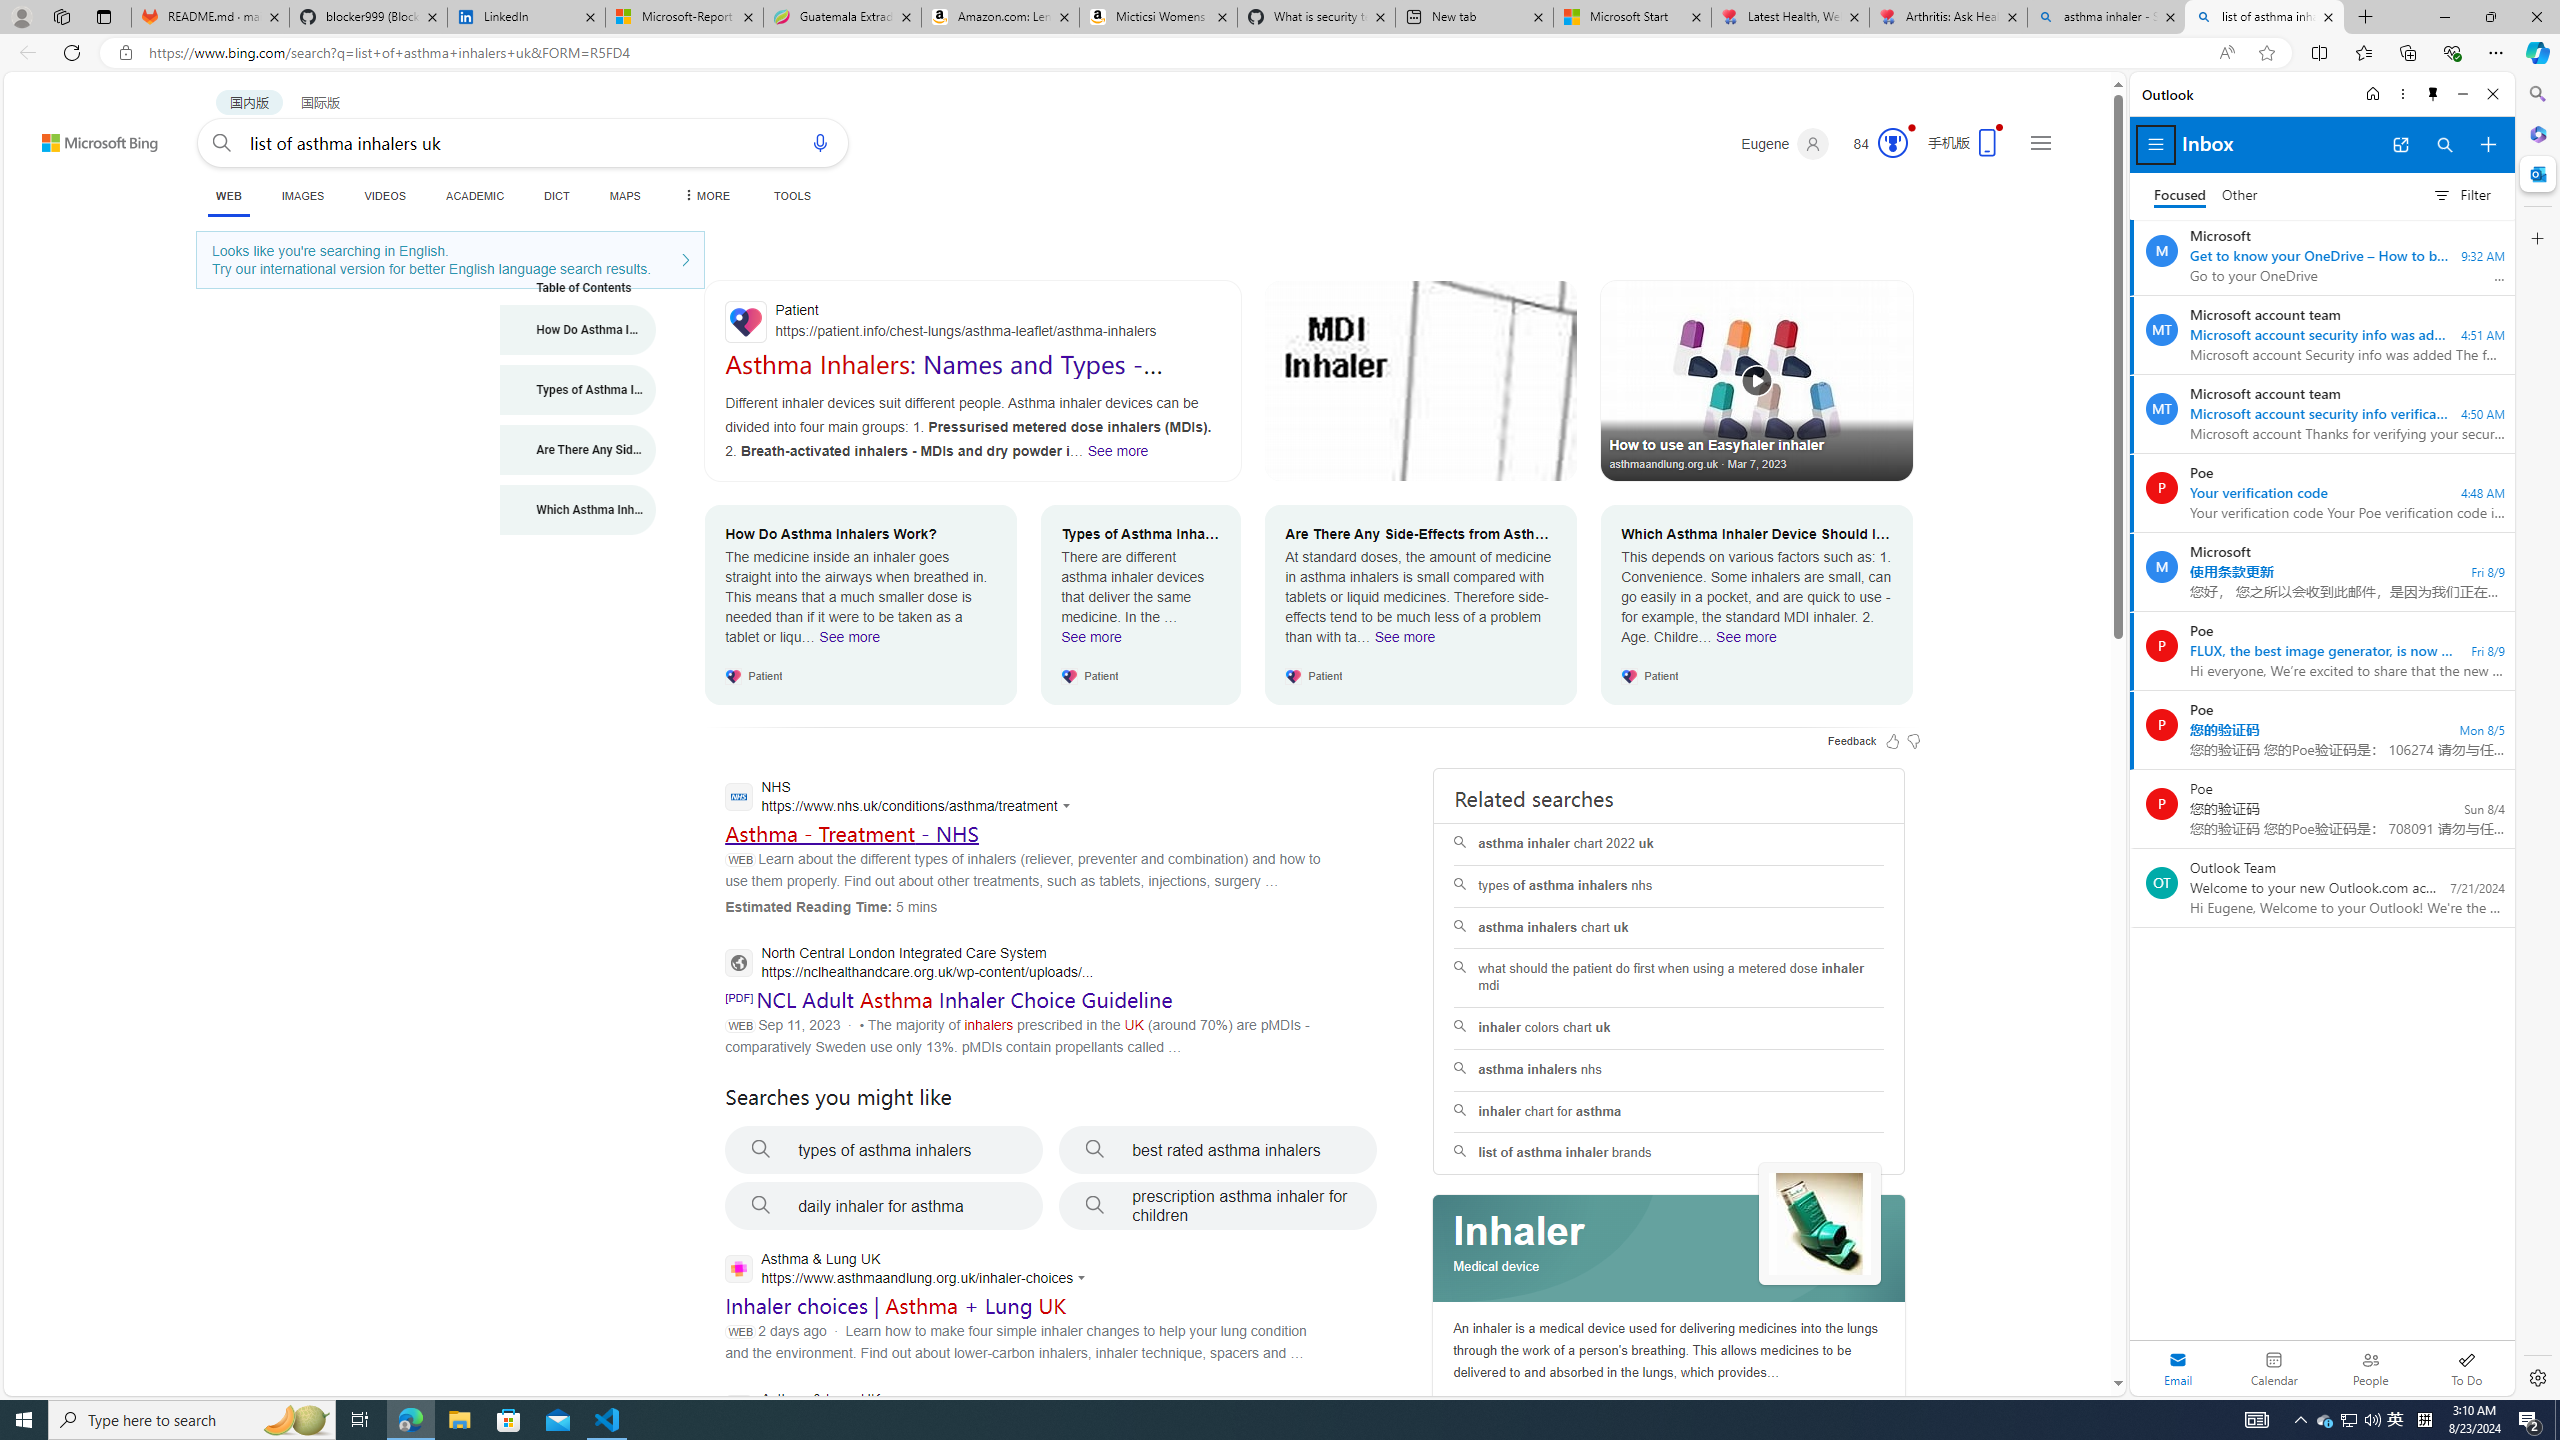 The image size is (2560, 1440). Describe the element at coordinates (624, 195) in the screenshot. I see `'MAPS'` at that location.